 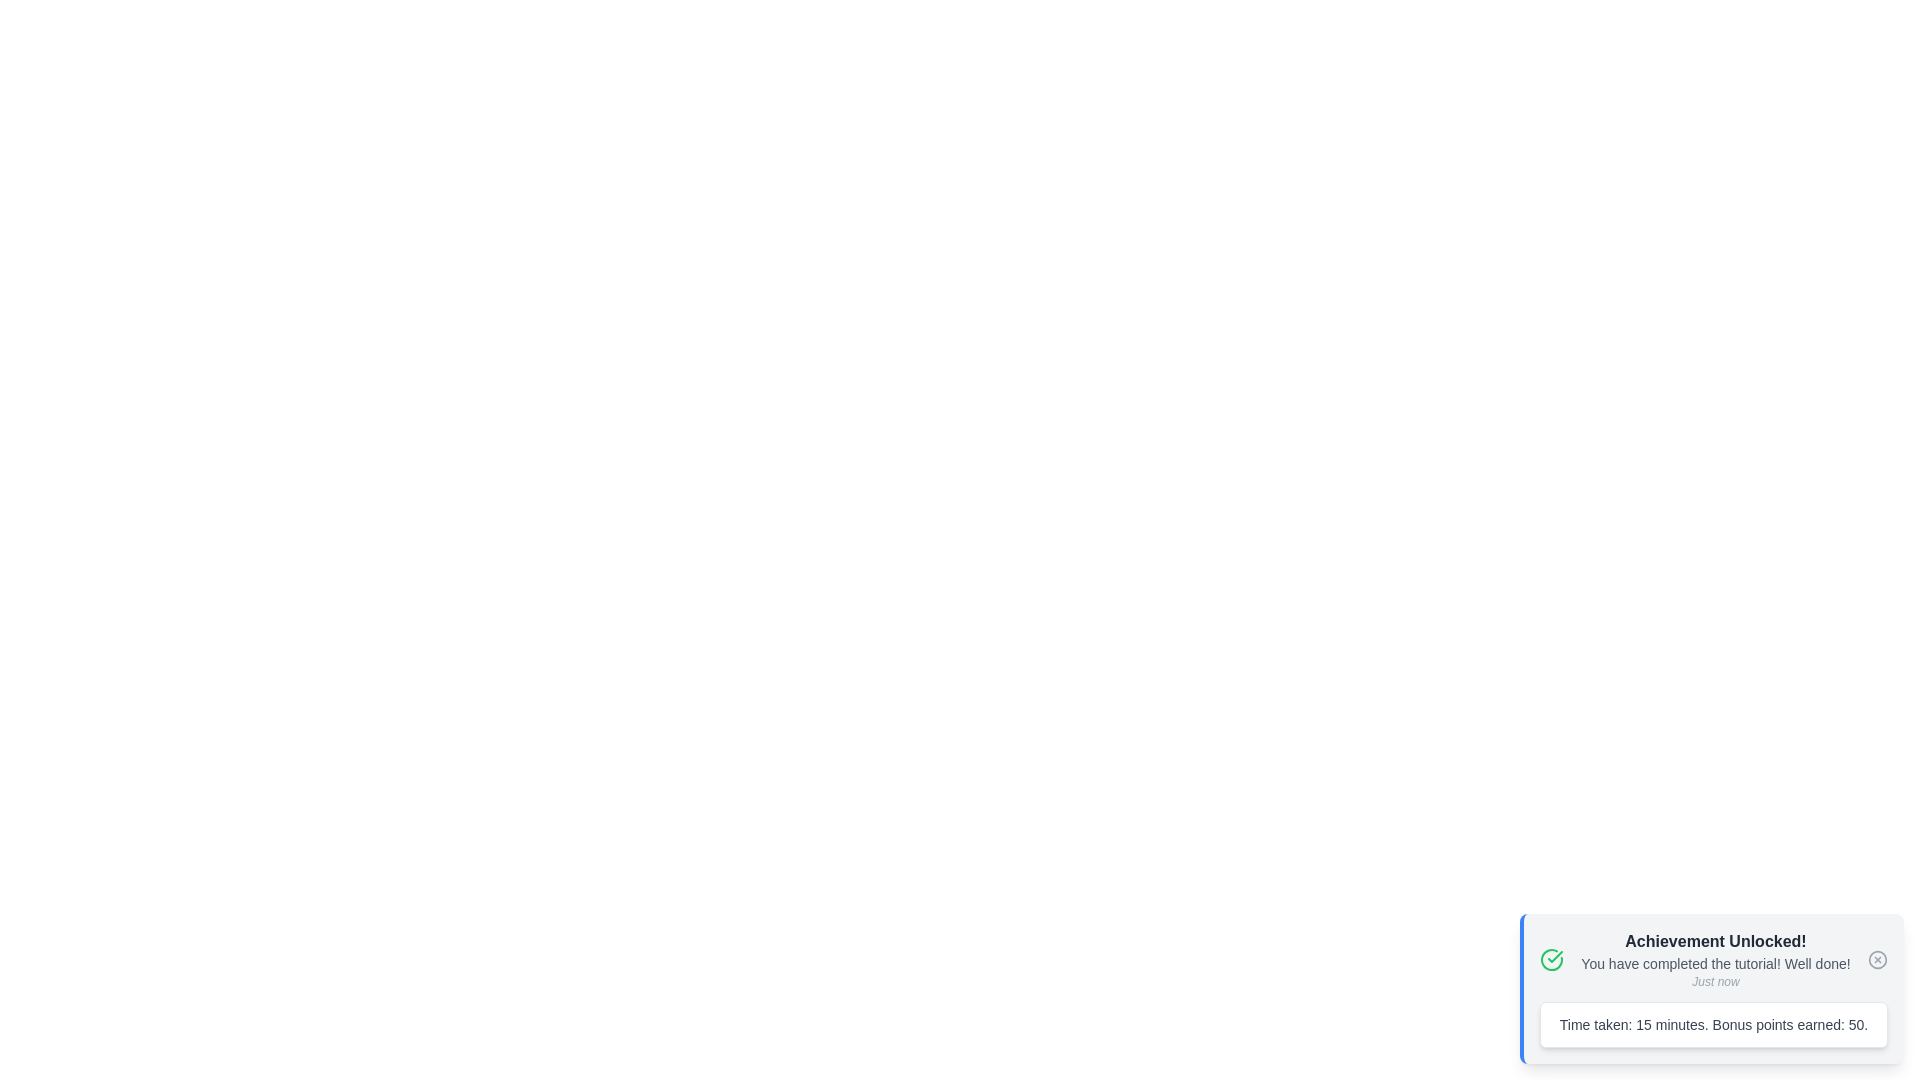 What do you see at coordinates (1876, 959) in the screenshot?
I see `the close button of the snackbar to dismiss it` at bounding box center [1876, 959].